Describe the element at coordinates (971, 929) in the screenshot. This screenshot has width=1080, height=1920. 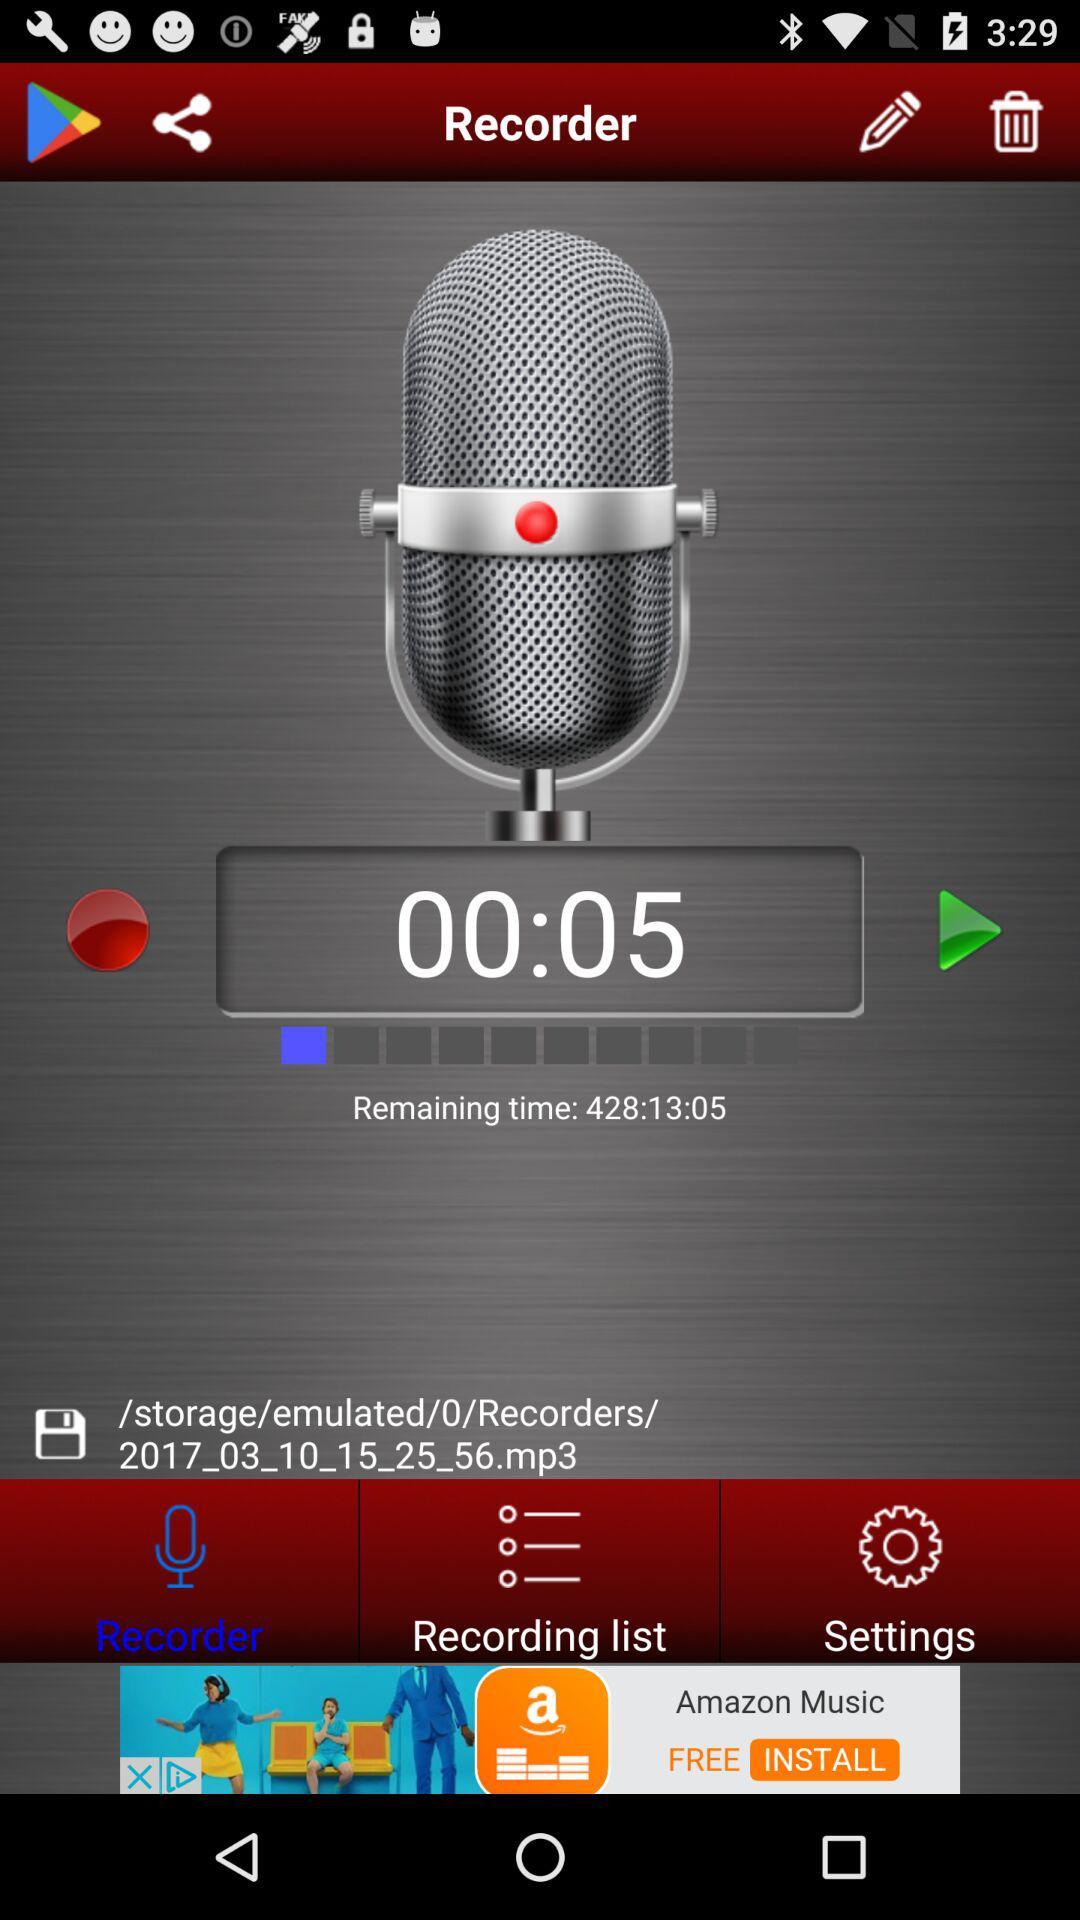
I see `next button` at that location.